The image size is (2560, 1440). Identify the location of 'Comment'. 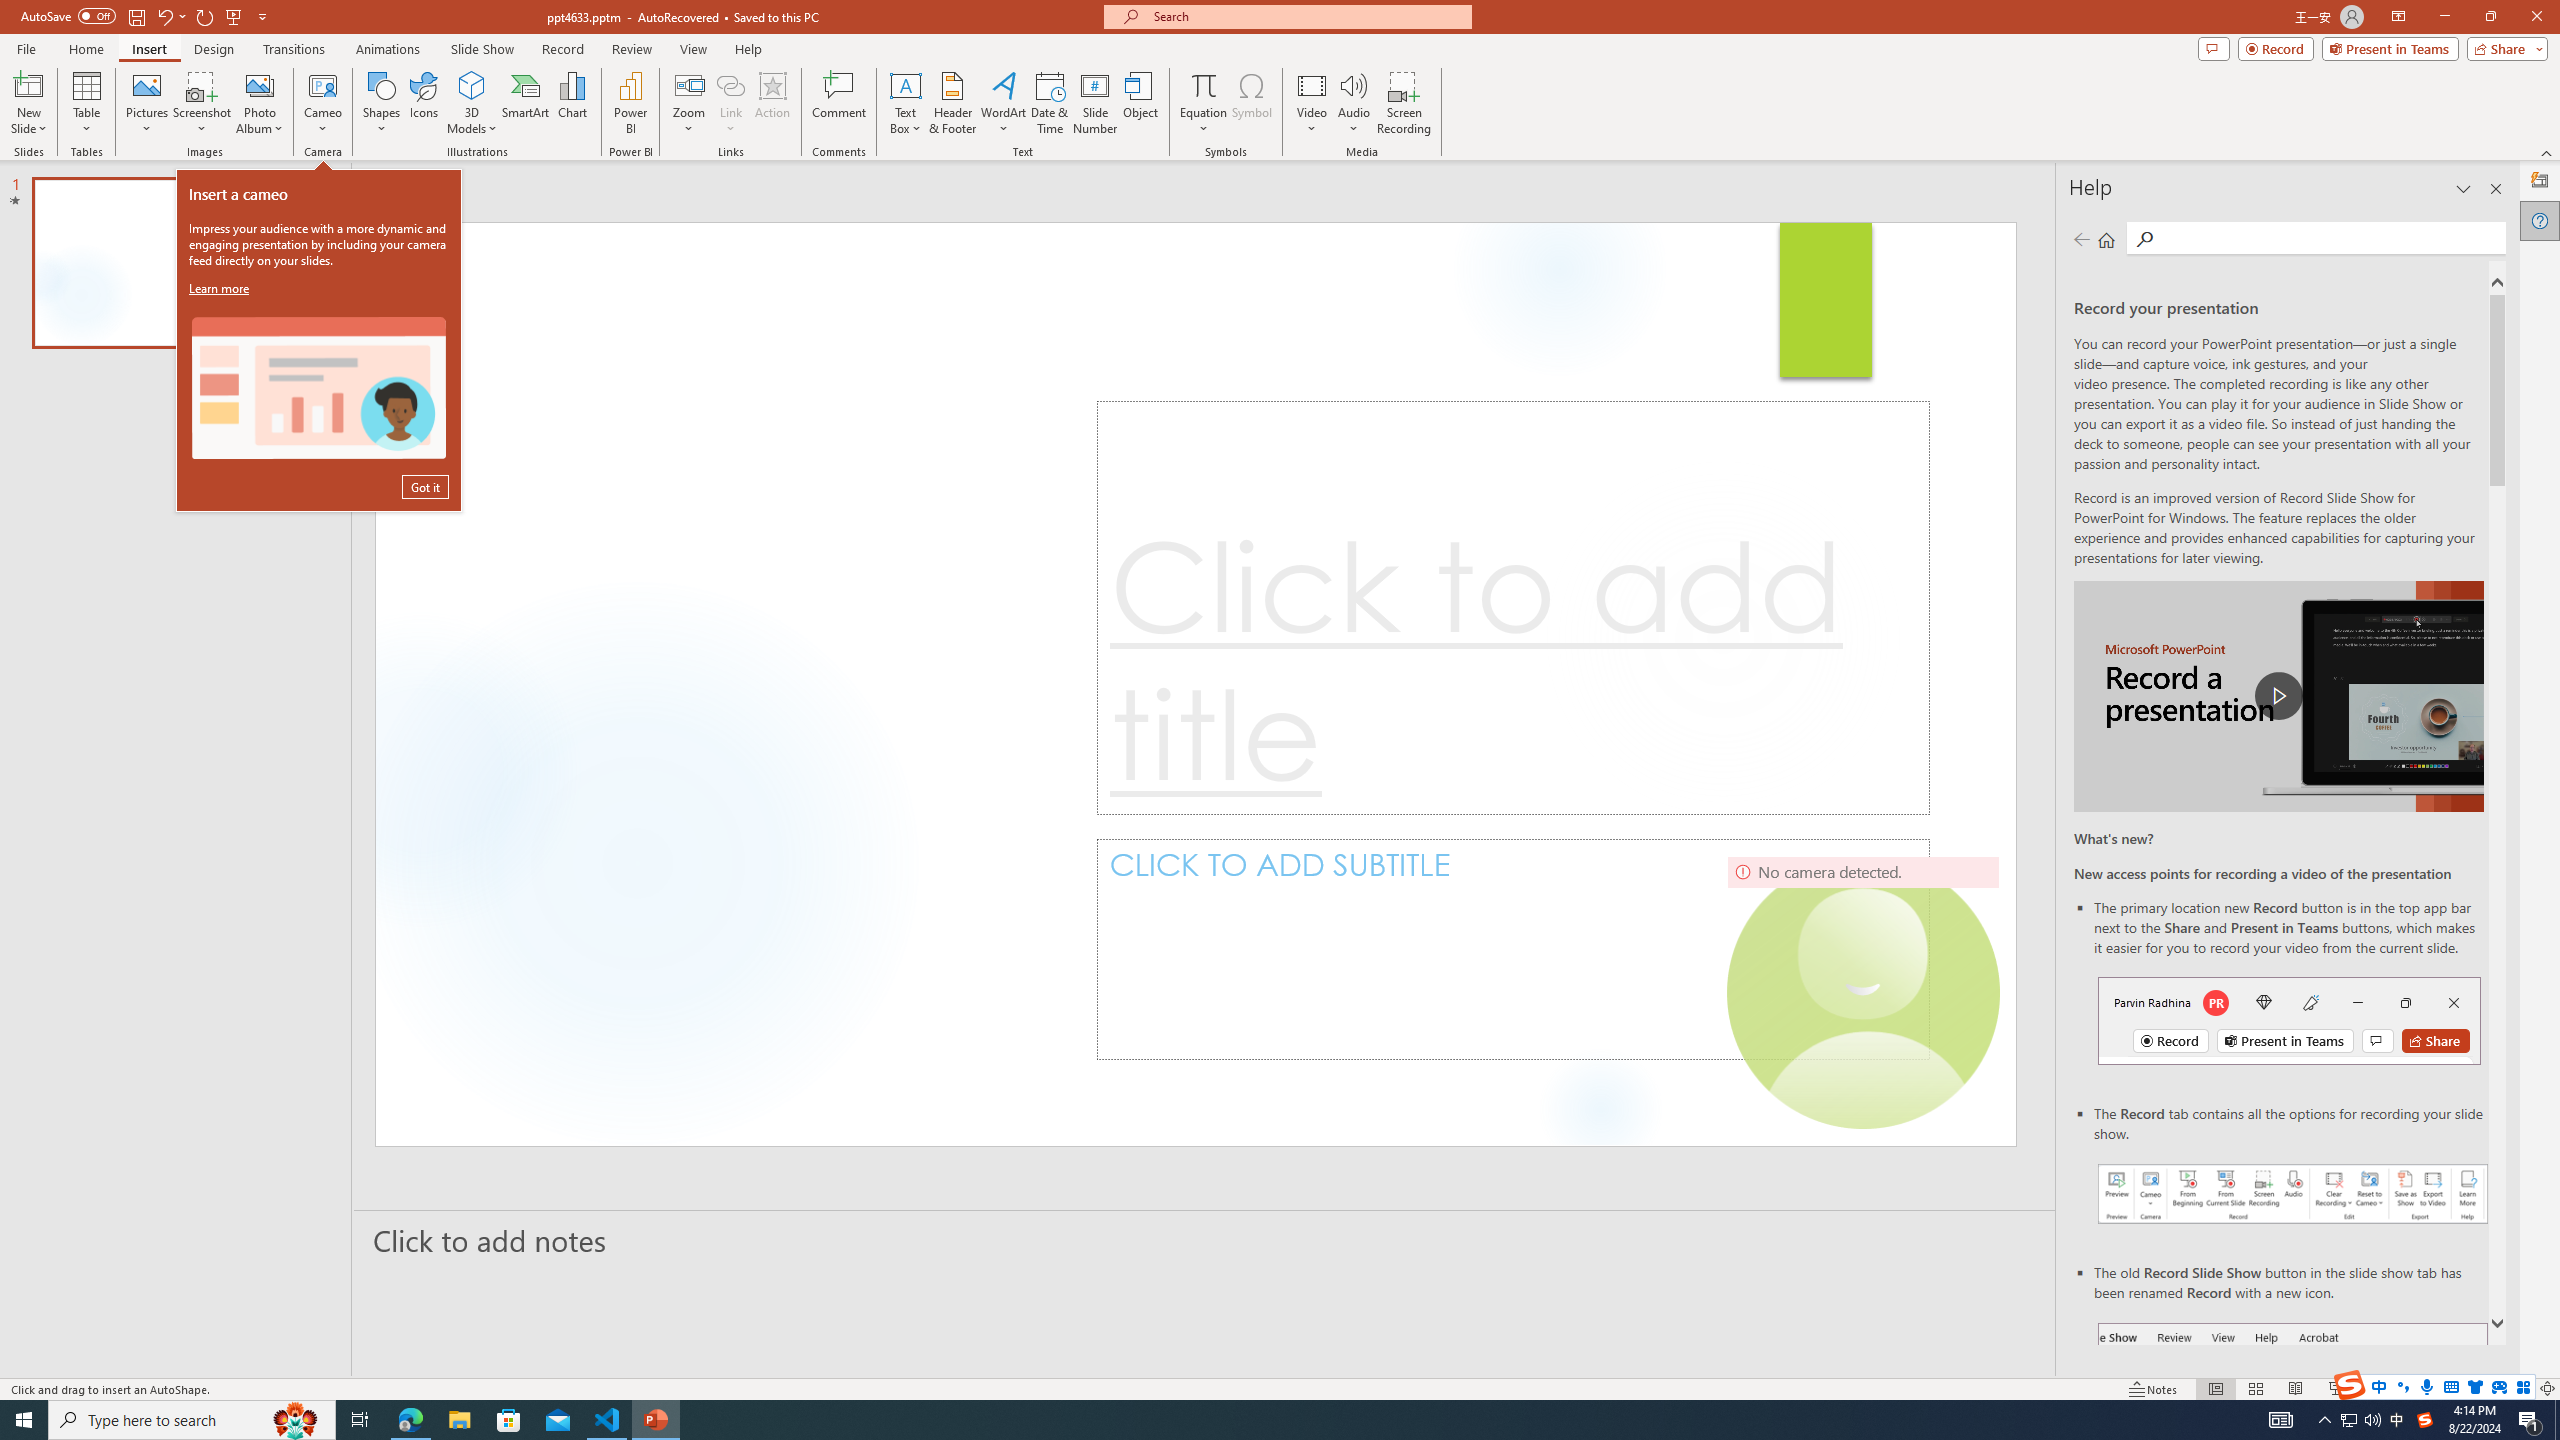
(837, 103).